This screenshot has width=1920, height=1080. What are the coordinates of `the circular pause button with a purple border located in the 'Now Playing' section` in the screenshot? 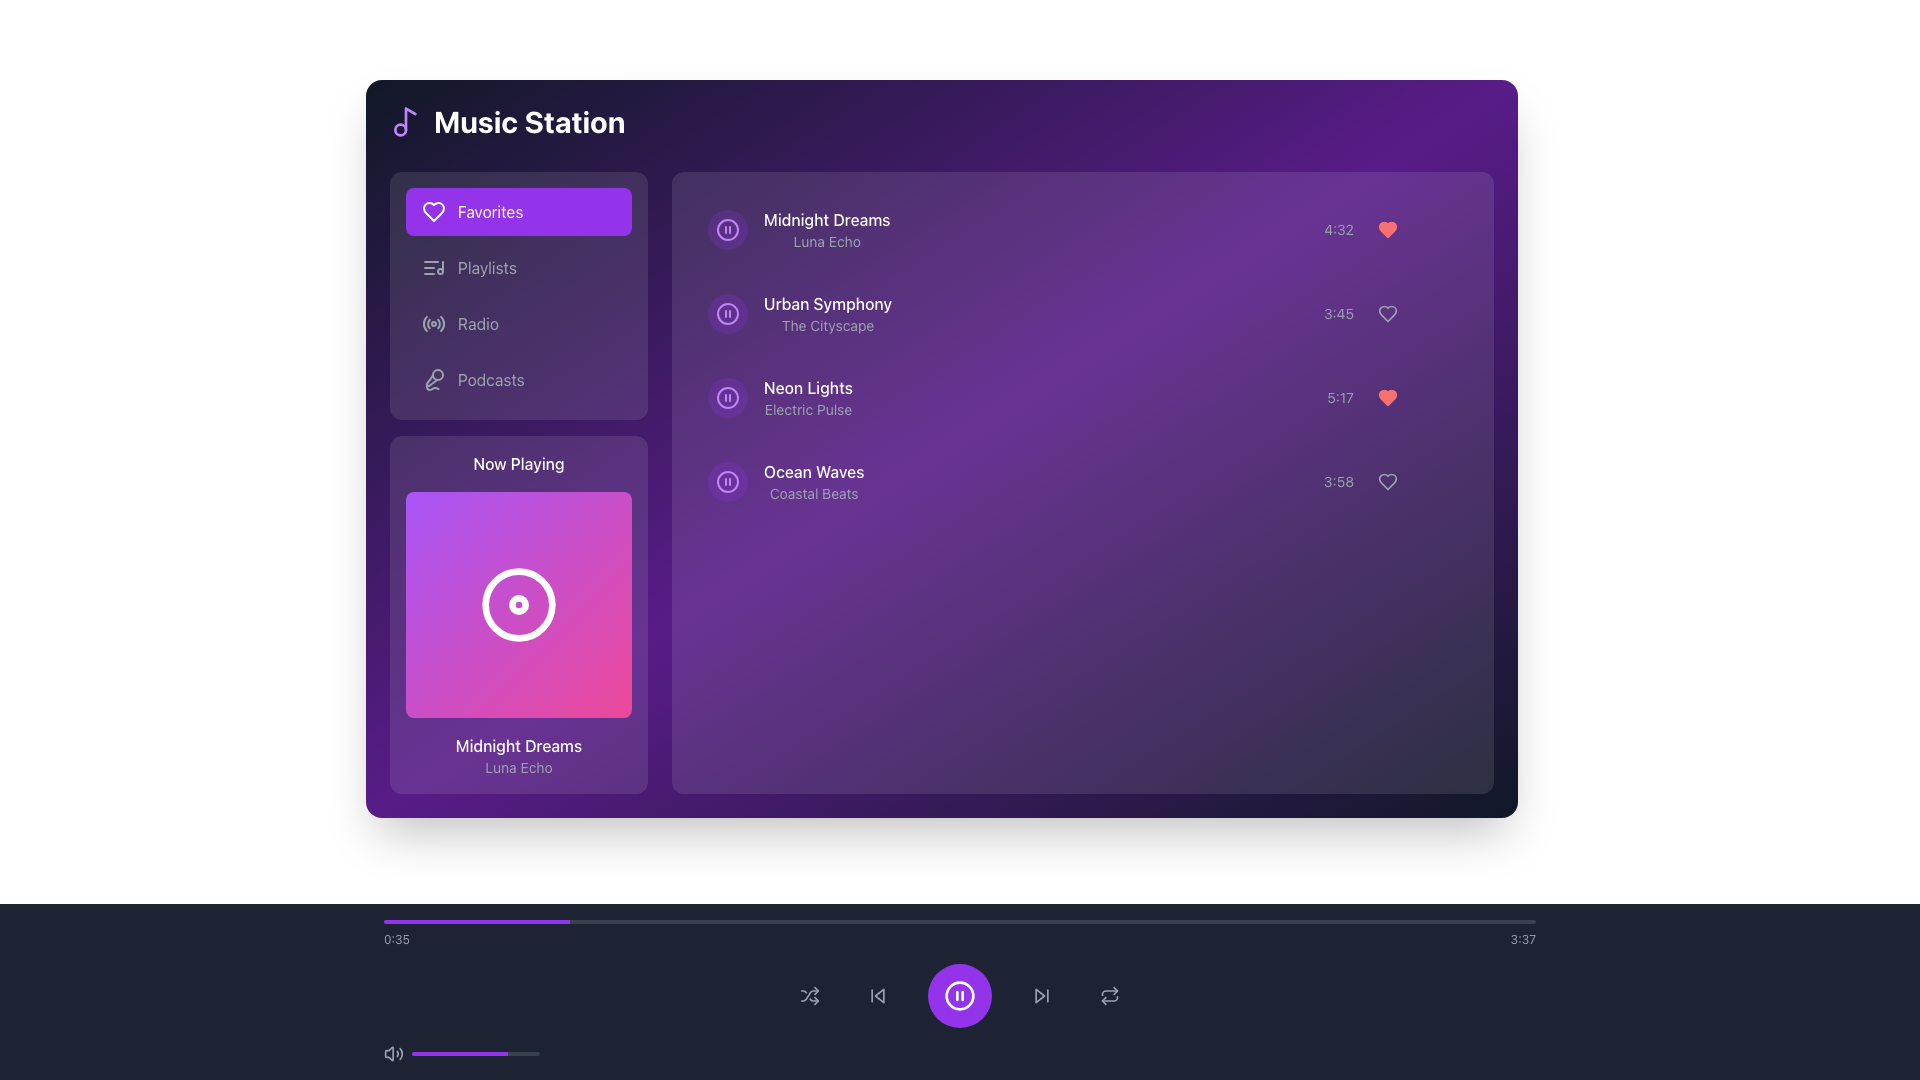 It's located at (727, 229).